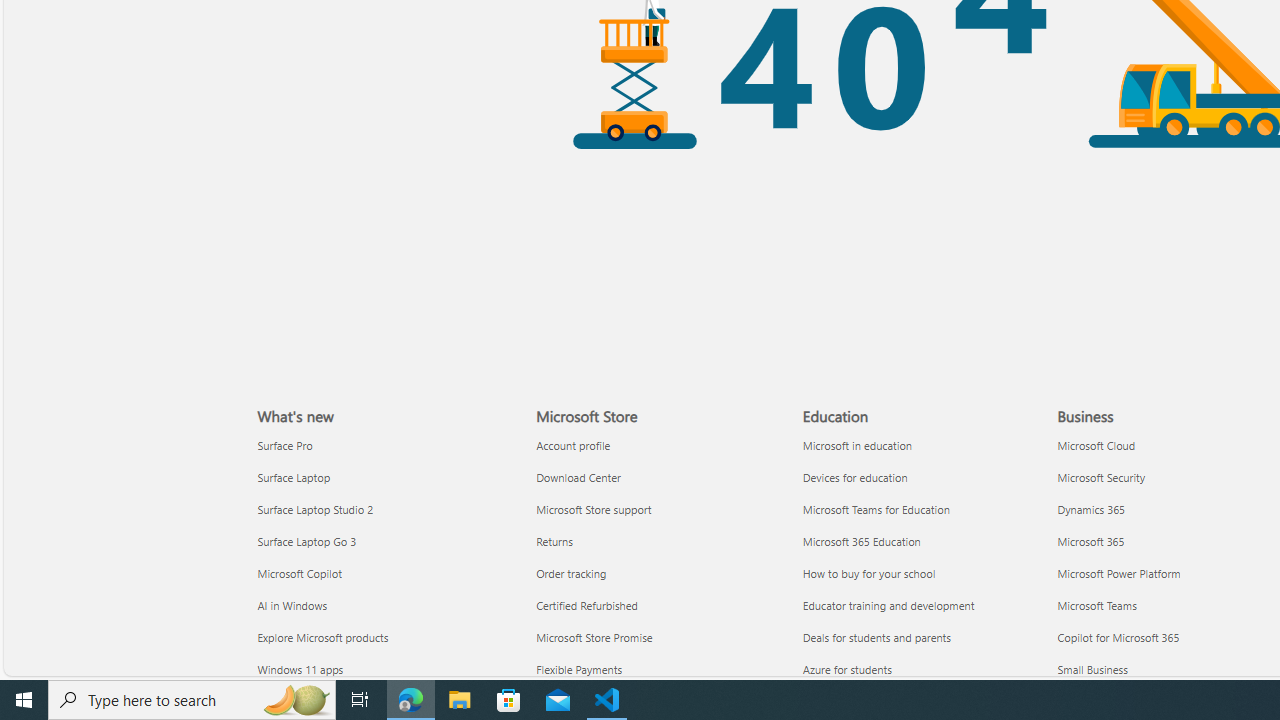 This screenshot has height=720, width=1280. Describe the element at coordinates (385, 669) in the screenshot. I see `'Windows 11 apps'` at that location.